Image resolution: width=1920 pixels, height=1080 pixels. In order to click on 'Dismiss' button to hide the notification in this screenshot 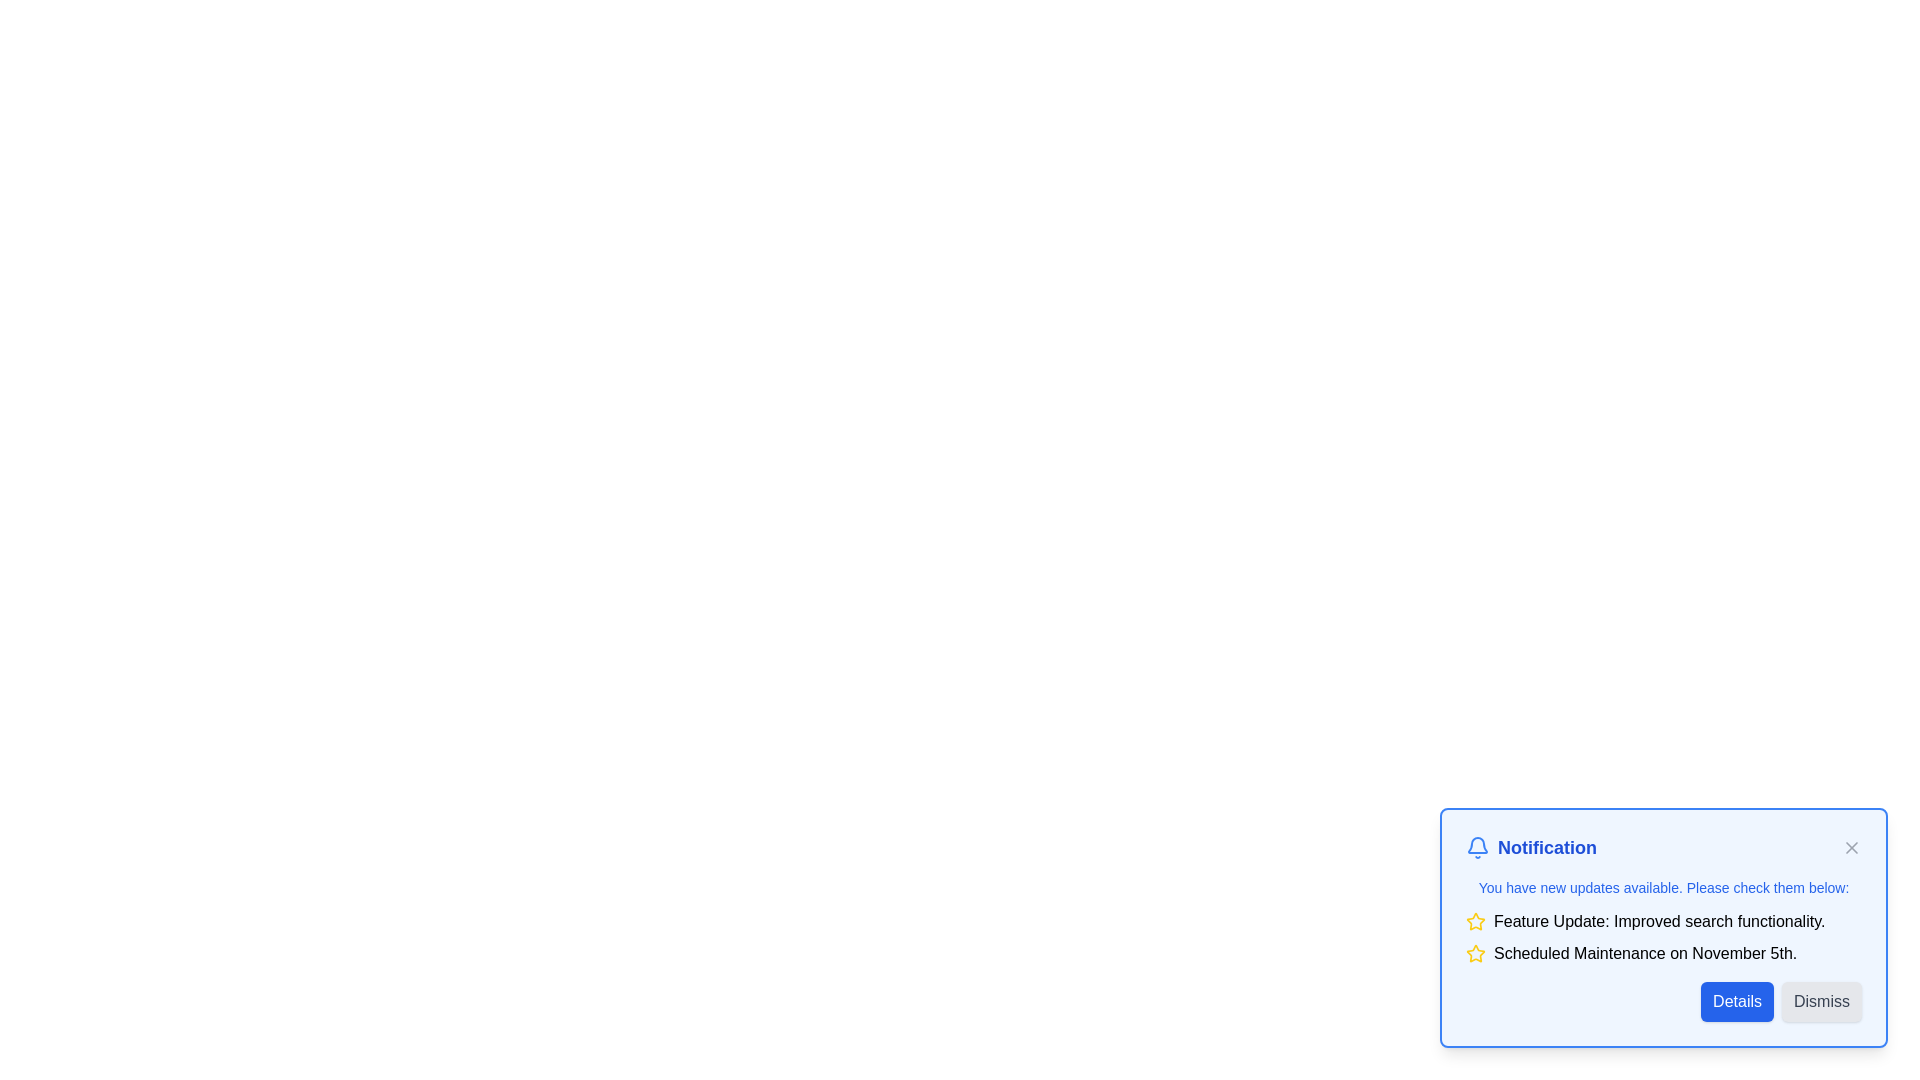, I will do `click(1822, 1002)`.